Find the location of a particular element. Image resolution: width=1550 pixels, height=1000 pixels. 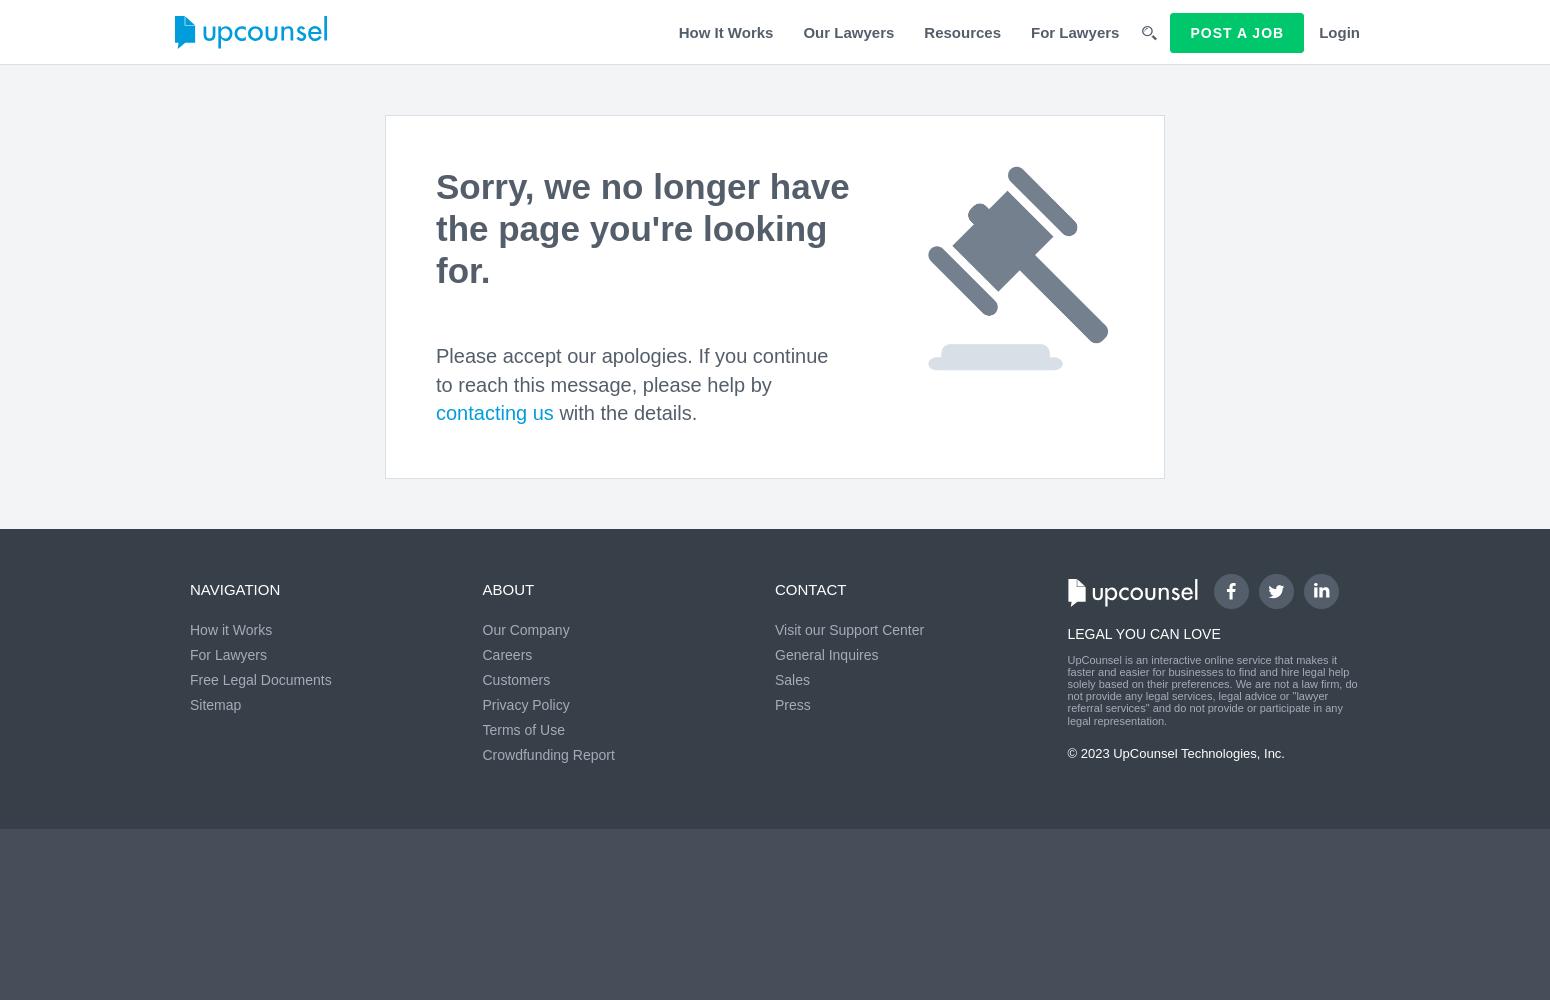

'Sales' is located at coordinates (775, 680).